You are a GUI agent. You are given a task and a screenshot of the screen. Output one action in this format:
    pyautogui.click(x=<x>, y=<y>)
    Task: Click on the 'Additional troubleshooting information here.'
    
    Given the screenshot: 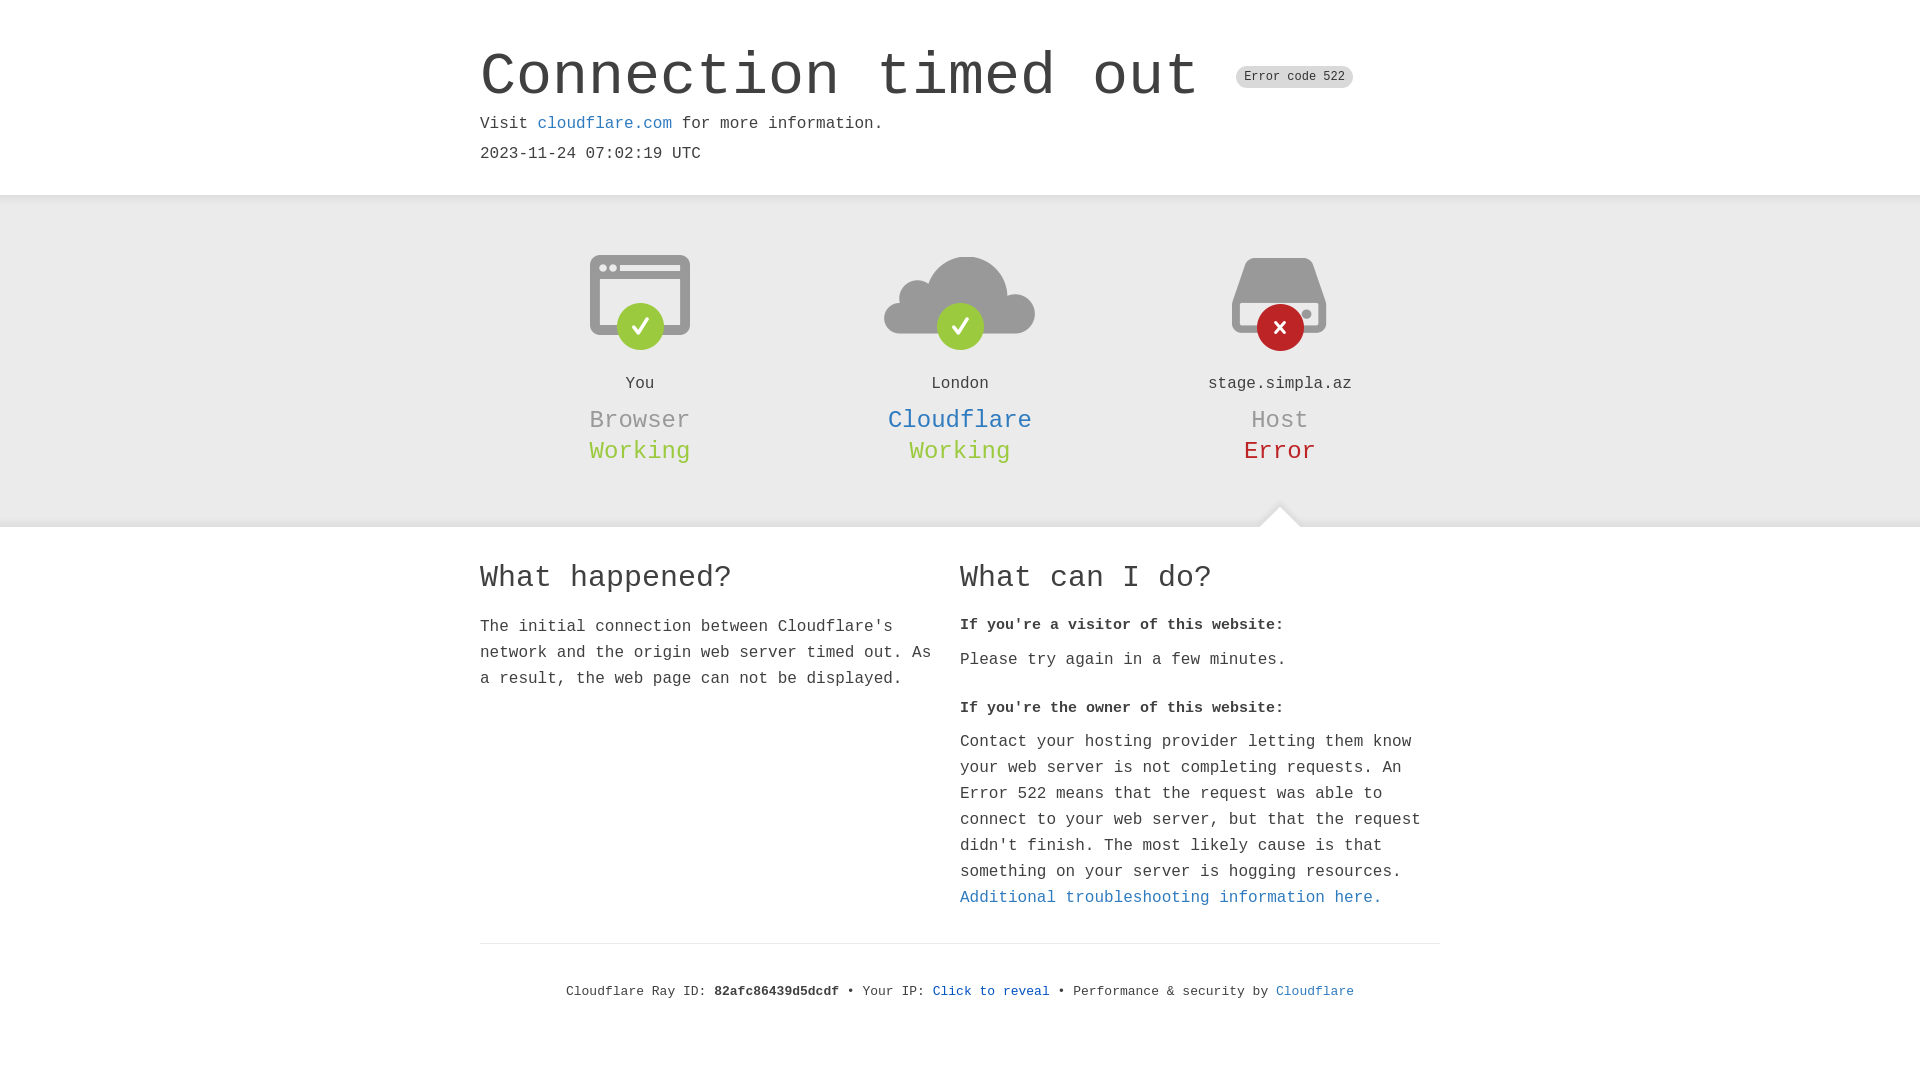 What is the action you would take?
    pyautogui.click(x=1171, y=897)
    